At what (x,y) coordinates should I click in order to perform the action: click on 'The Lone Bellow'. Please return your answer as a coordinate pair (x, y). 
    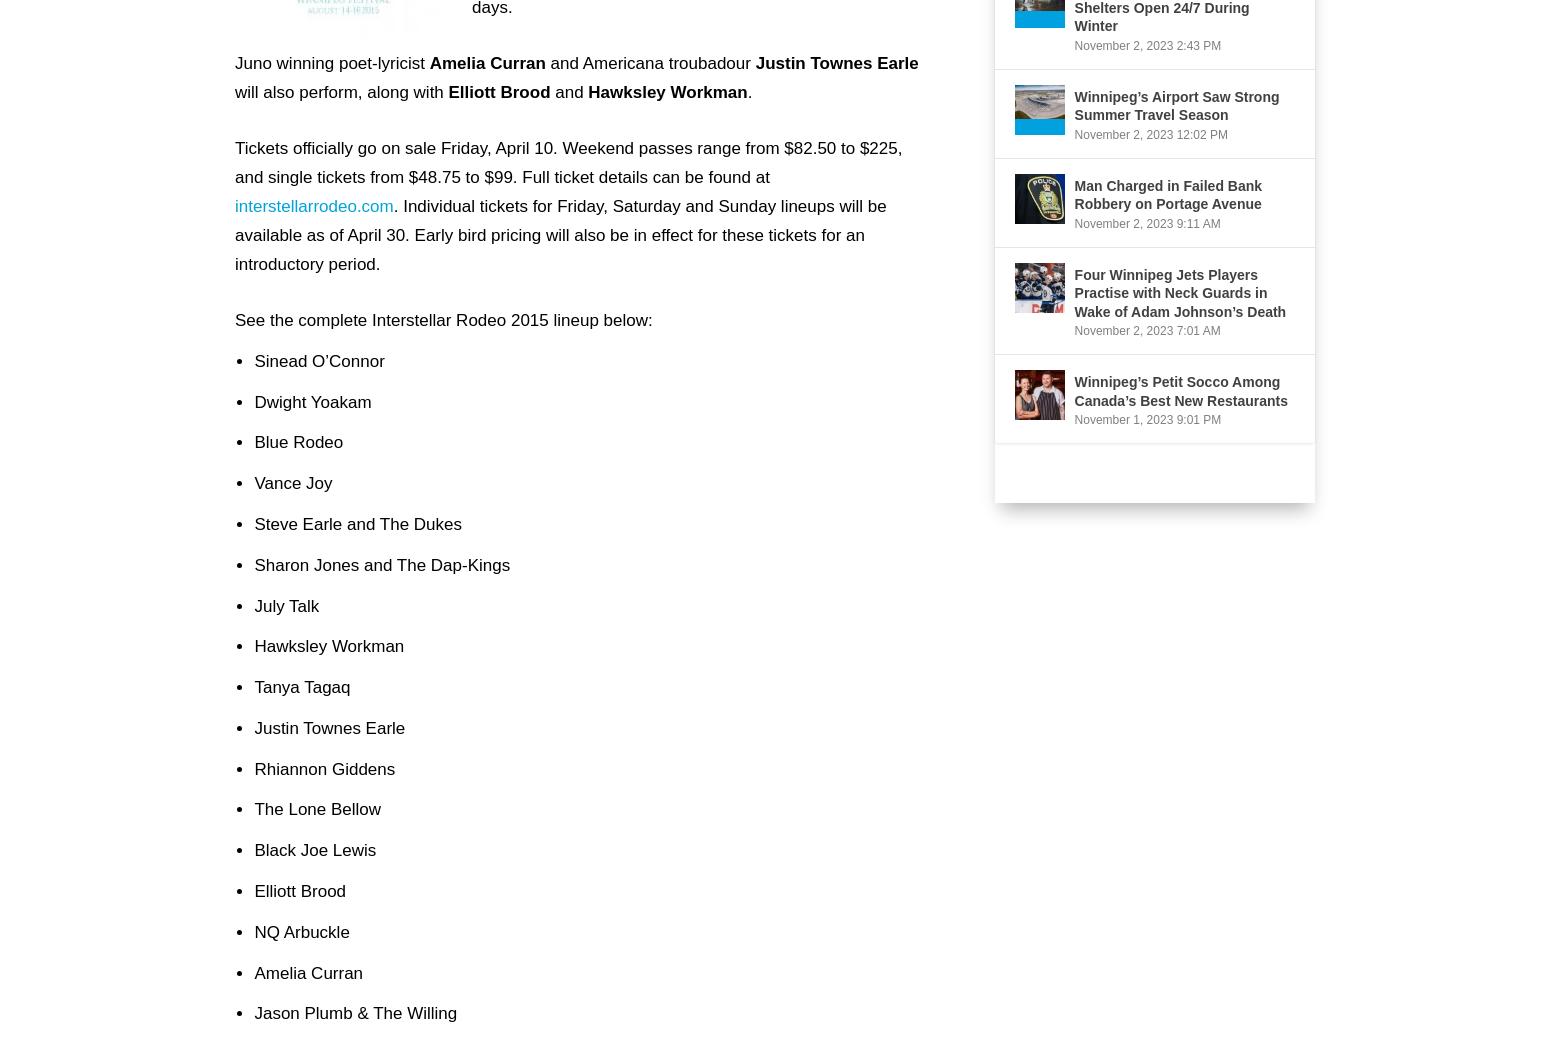
    Looking at the image, I should click on (316, 807).